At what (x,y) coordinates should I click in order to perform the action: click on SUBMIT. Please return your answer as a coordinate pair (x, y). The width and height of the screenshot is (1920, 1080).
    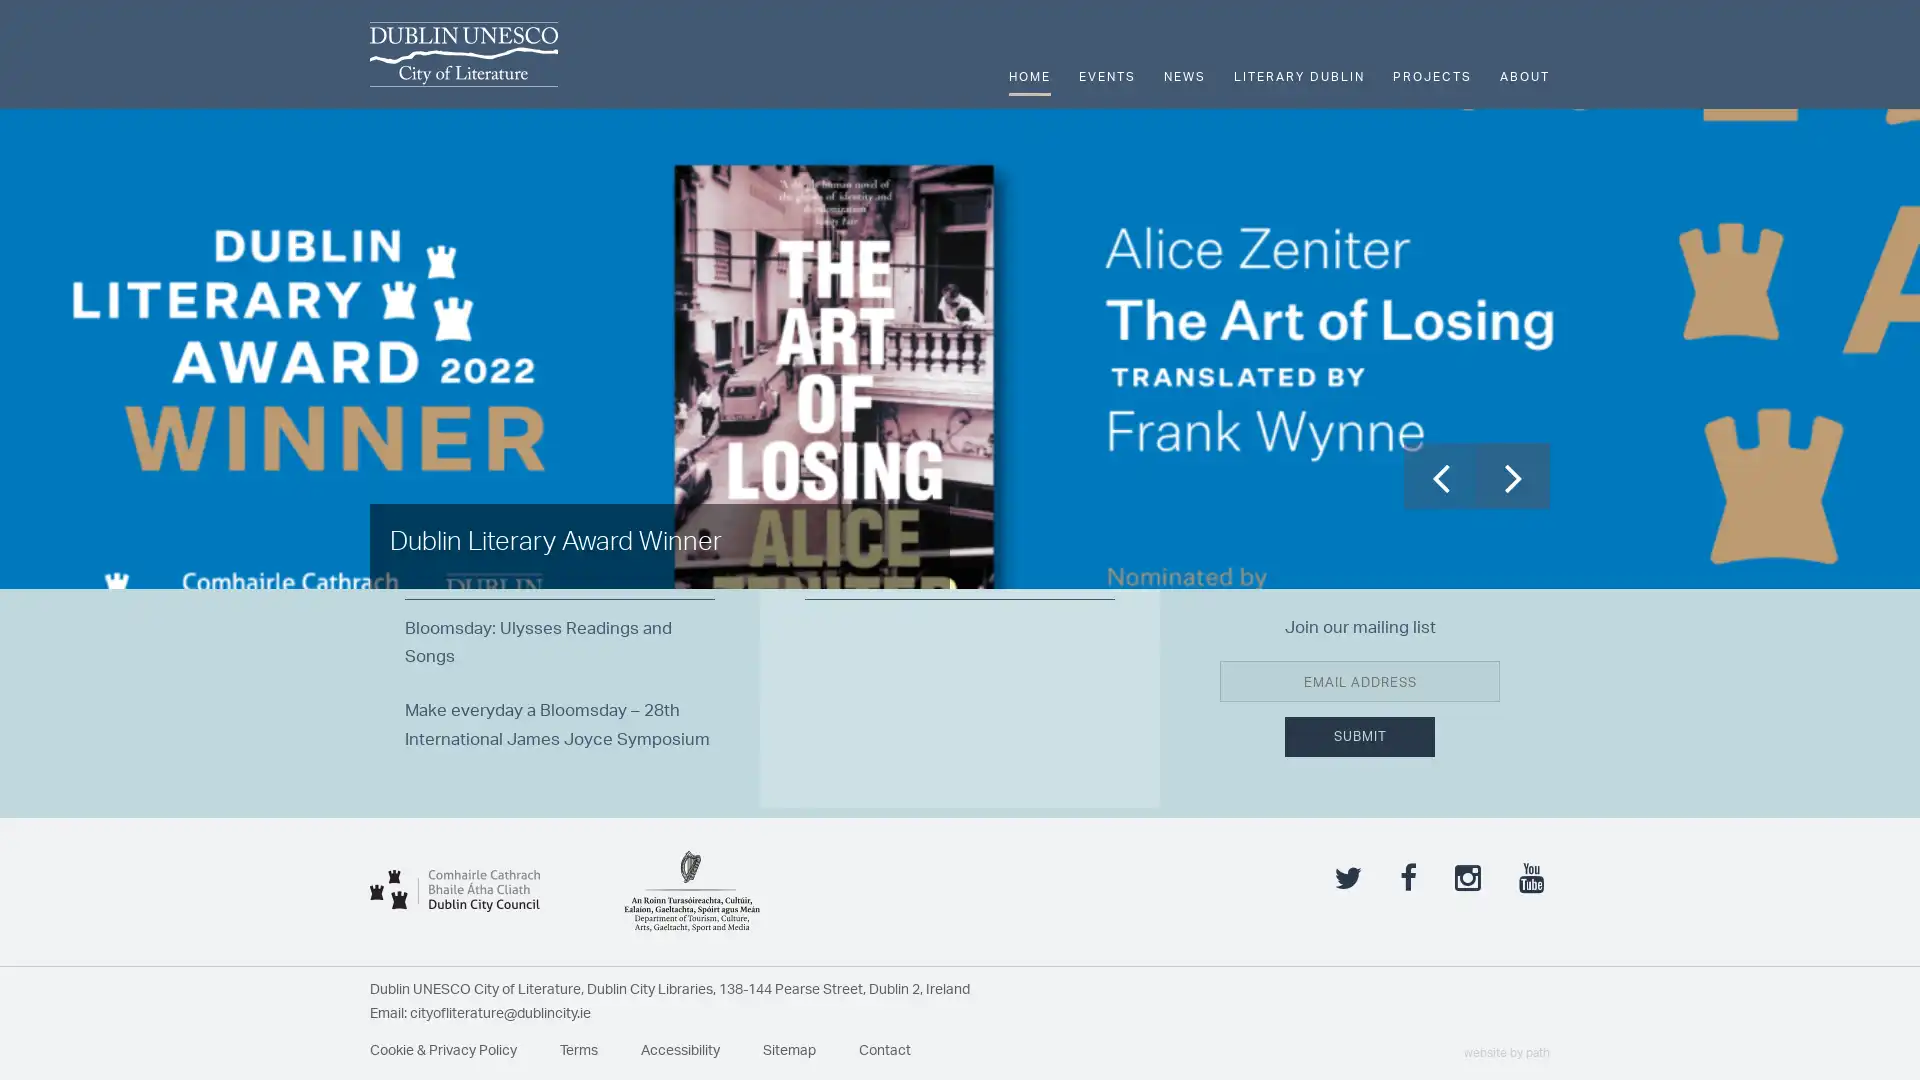
    Looking at the image, I should click on (1359, 816).